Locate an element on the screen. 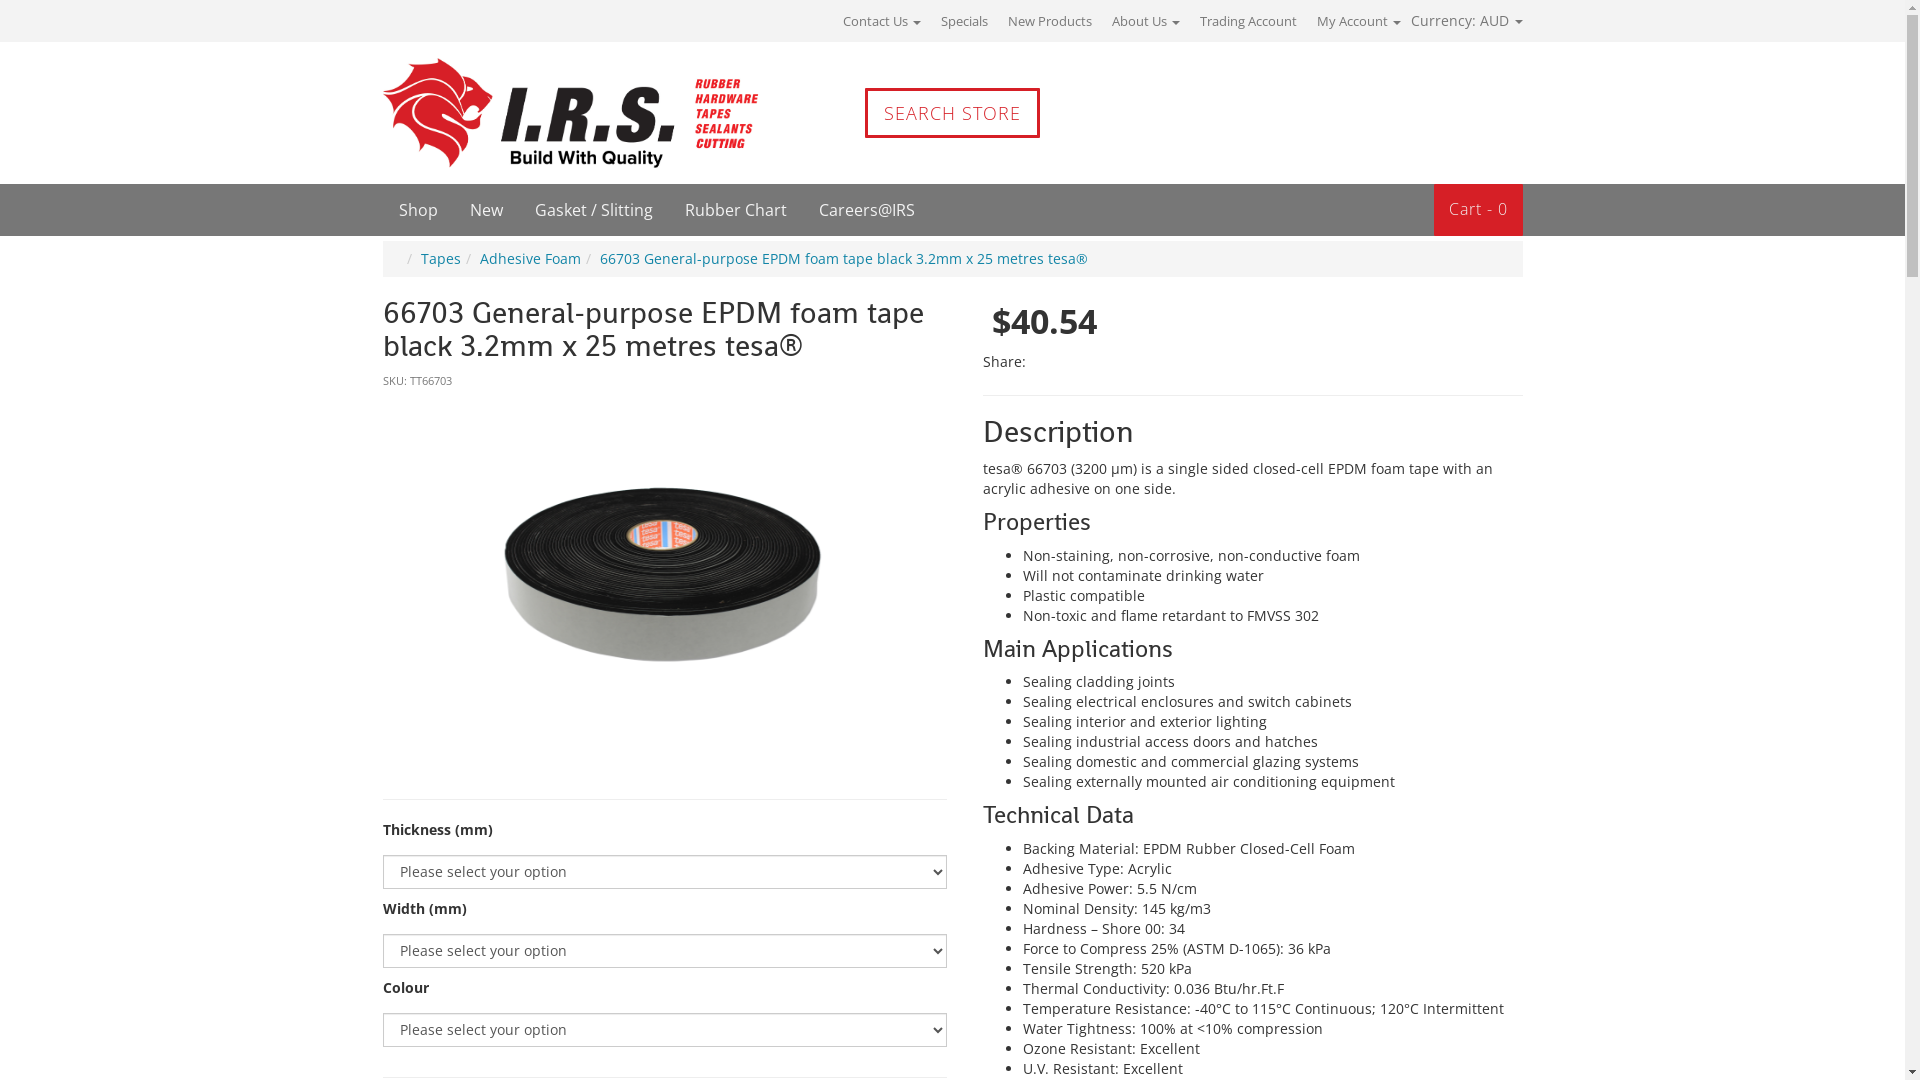 The height and width of the screenshot is (1080, 1920). 'Adhesive Foam' is located at coordinates (530, 257).